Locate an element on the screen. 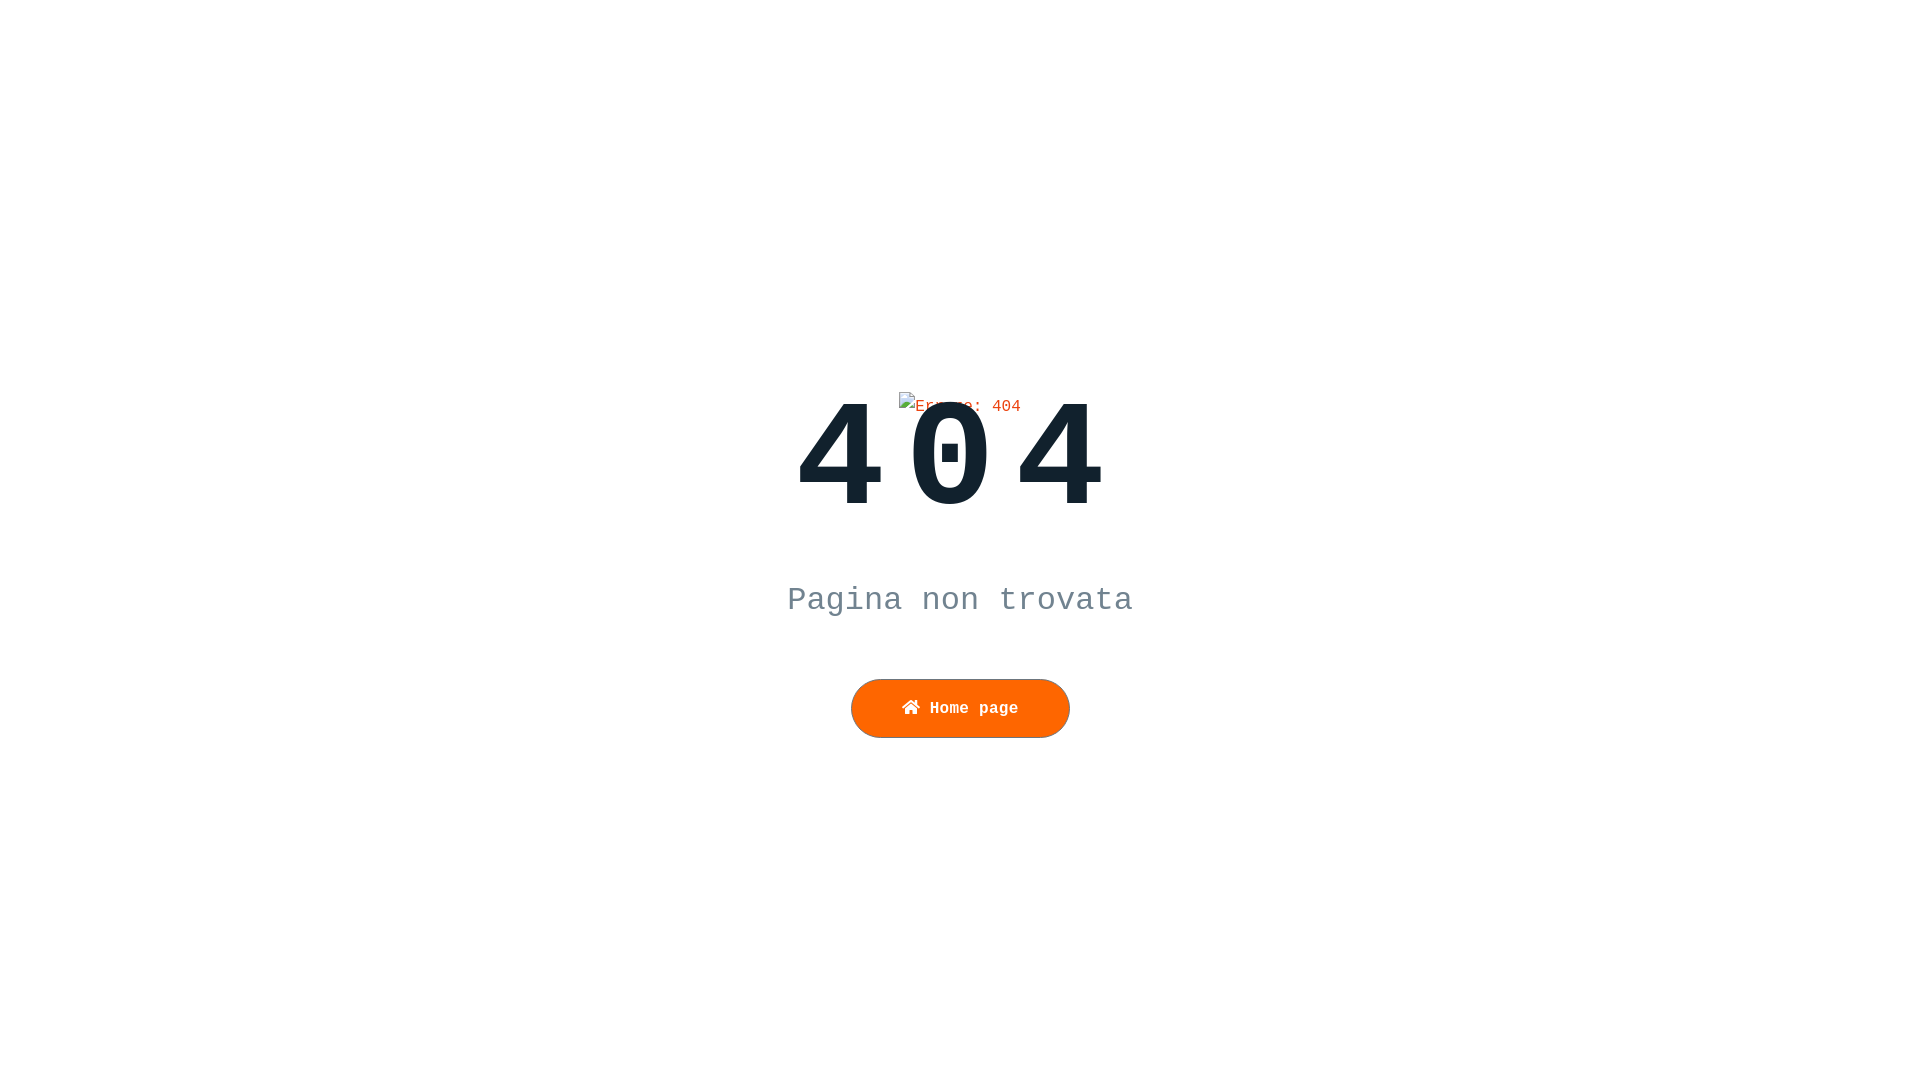 This screenshot has width=1920, height=1080. 'Home page' is located at coordinates (958, 707).